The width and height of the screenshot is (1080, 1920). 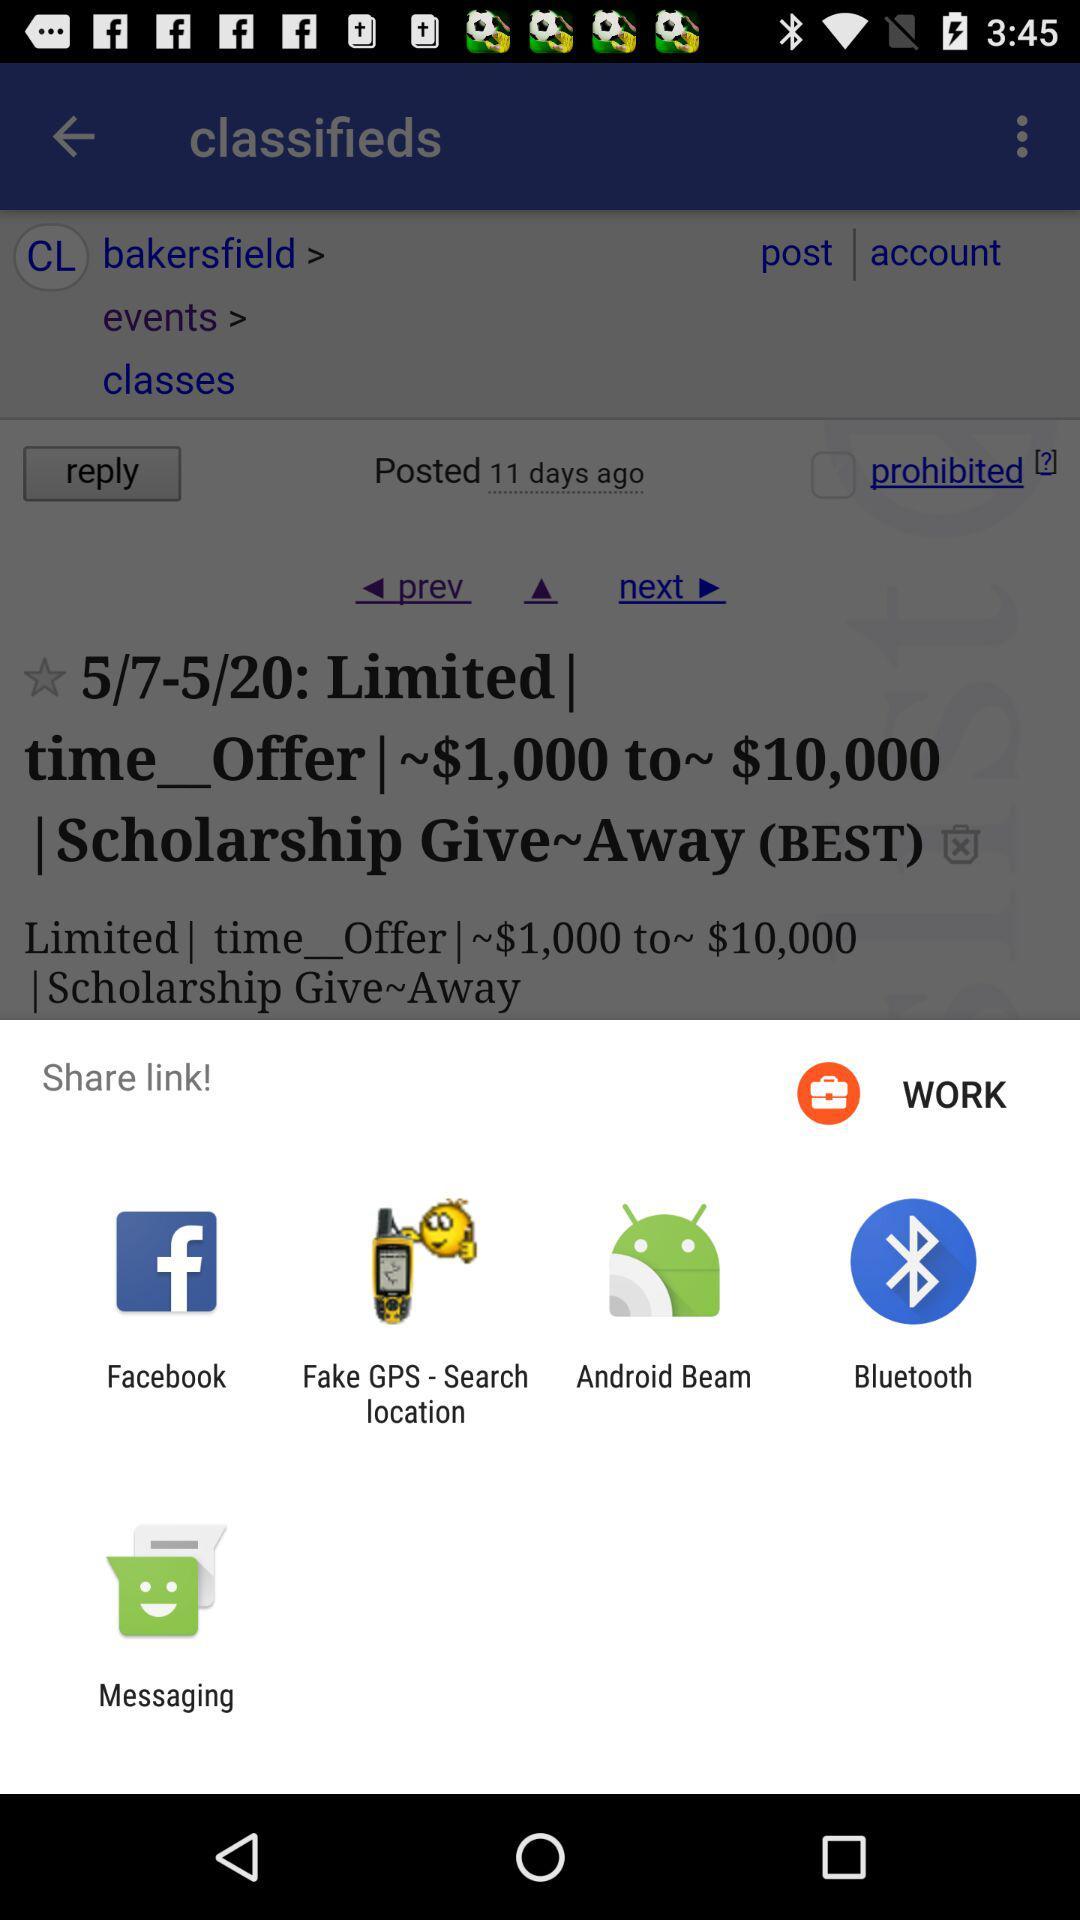 What do you see at coordinates (165, 1392) in the screenshot?
I see `the facebook app` at bounding box center [165, 1392].